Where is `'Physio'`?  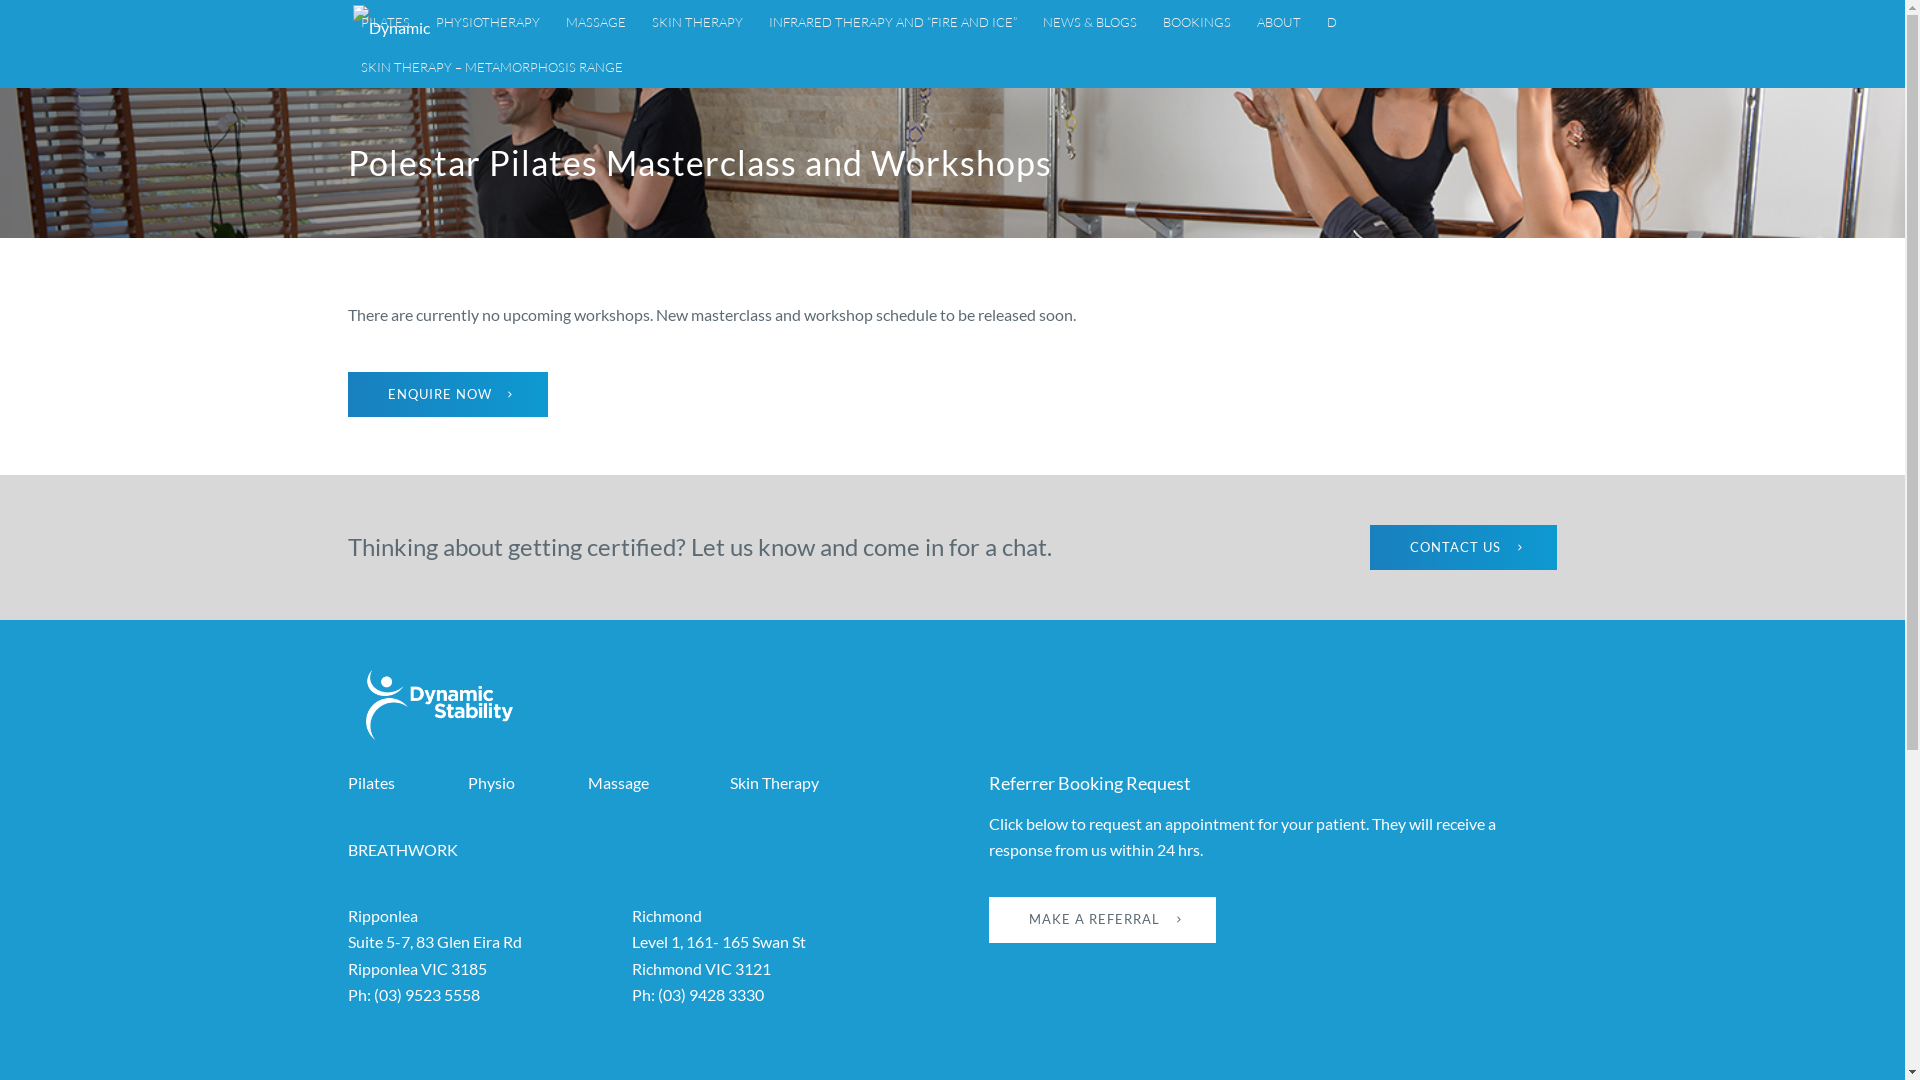
'Physio' is located at coordinates (491, 781).